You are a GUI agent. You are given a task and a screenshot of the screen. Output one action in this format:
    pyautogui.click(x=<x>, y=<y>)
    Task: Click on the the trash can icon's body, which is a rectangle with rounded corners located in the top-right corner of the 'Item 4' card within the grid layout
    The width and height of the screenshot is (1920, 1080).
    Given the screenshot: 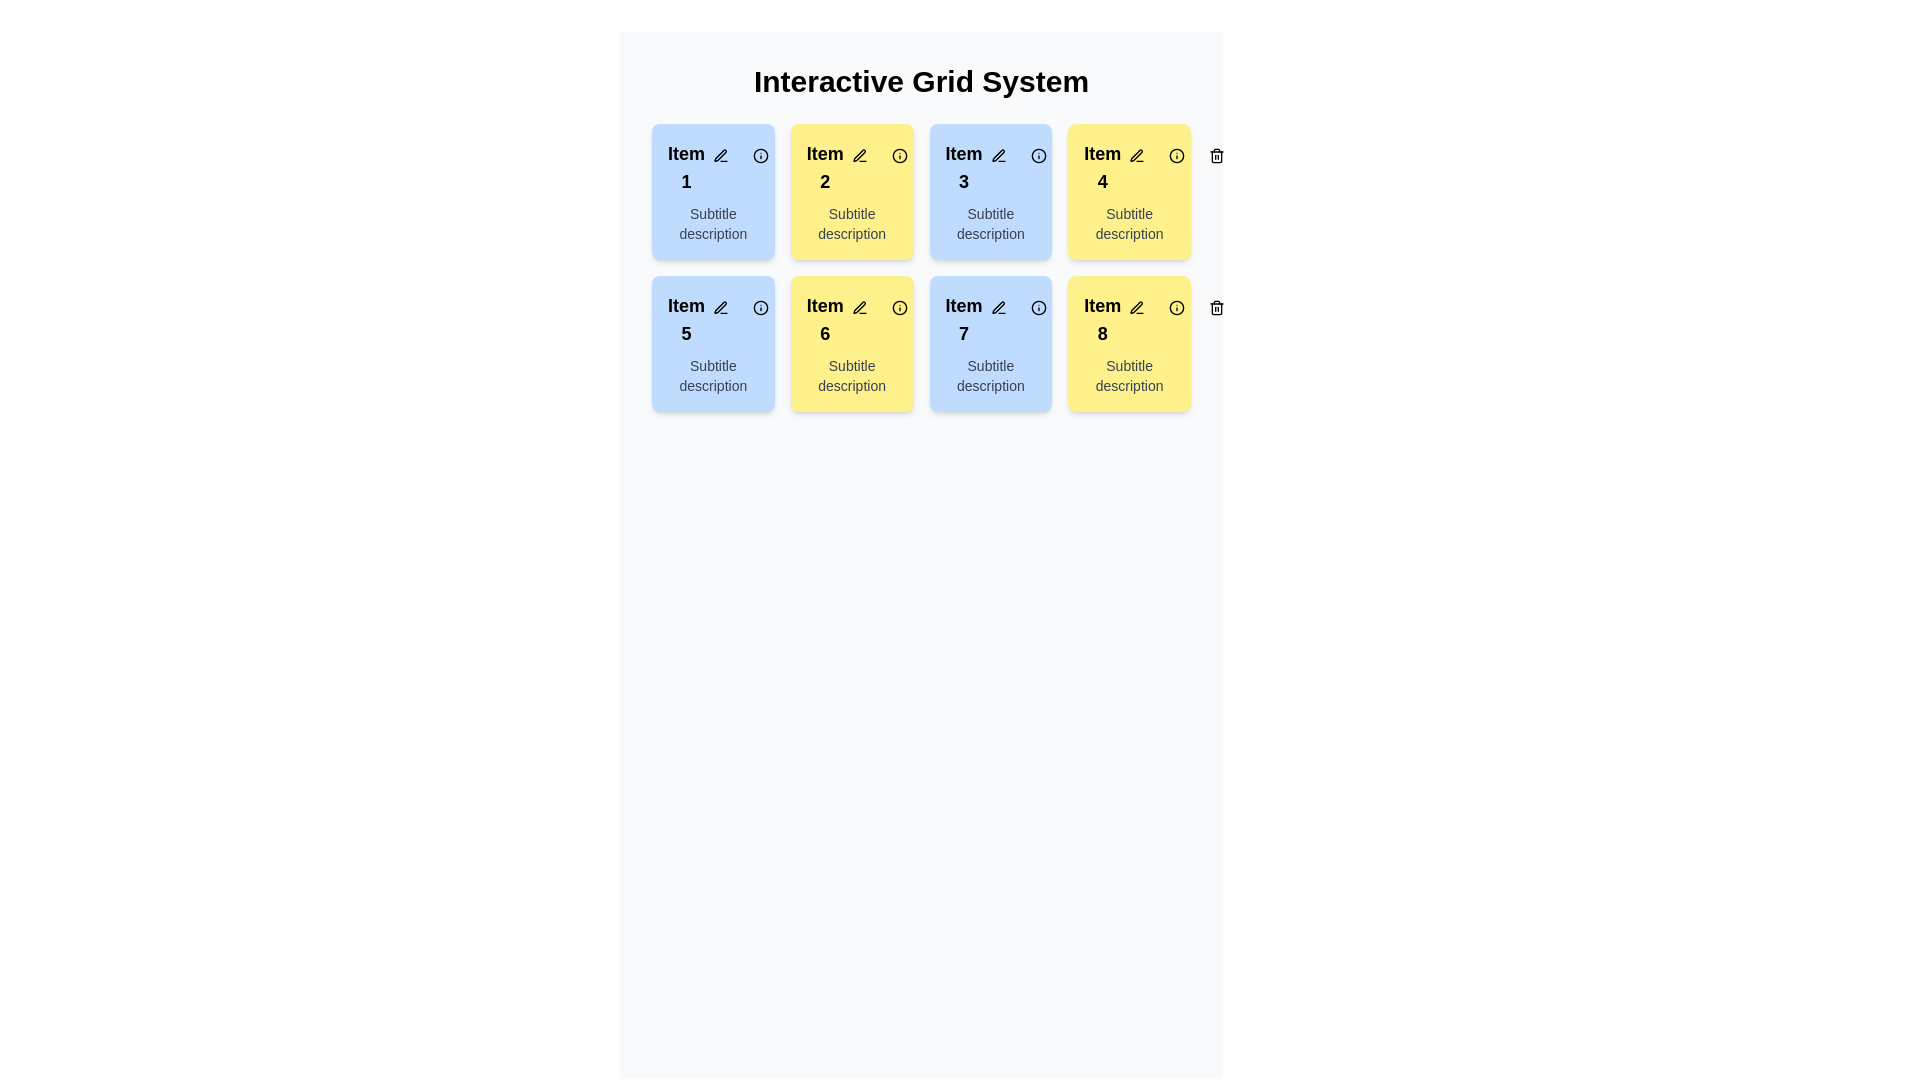 What is the action you would take?
    pyautogui.click(x=1077, y=156)
    